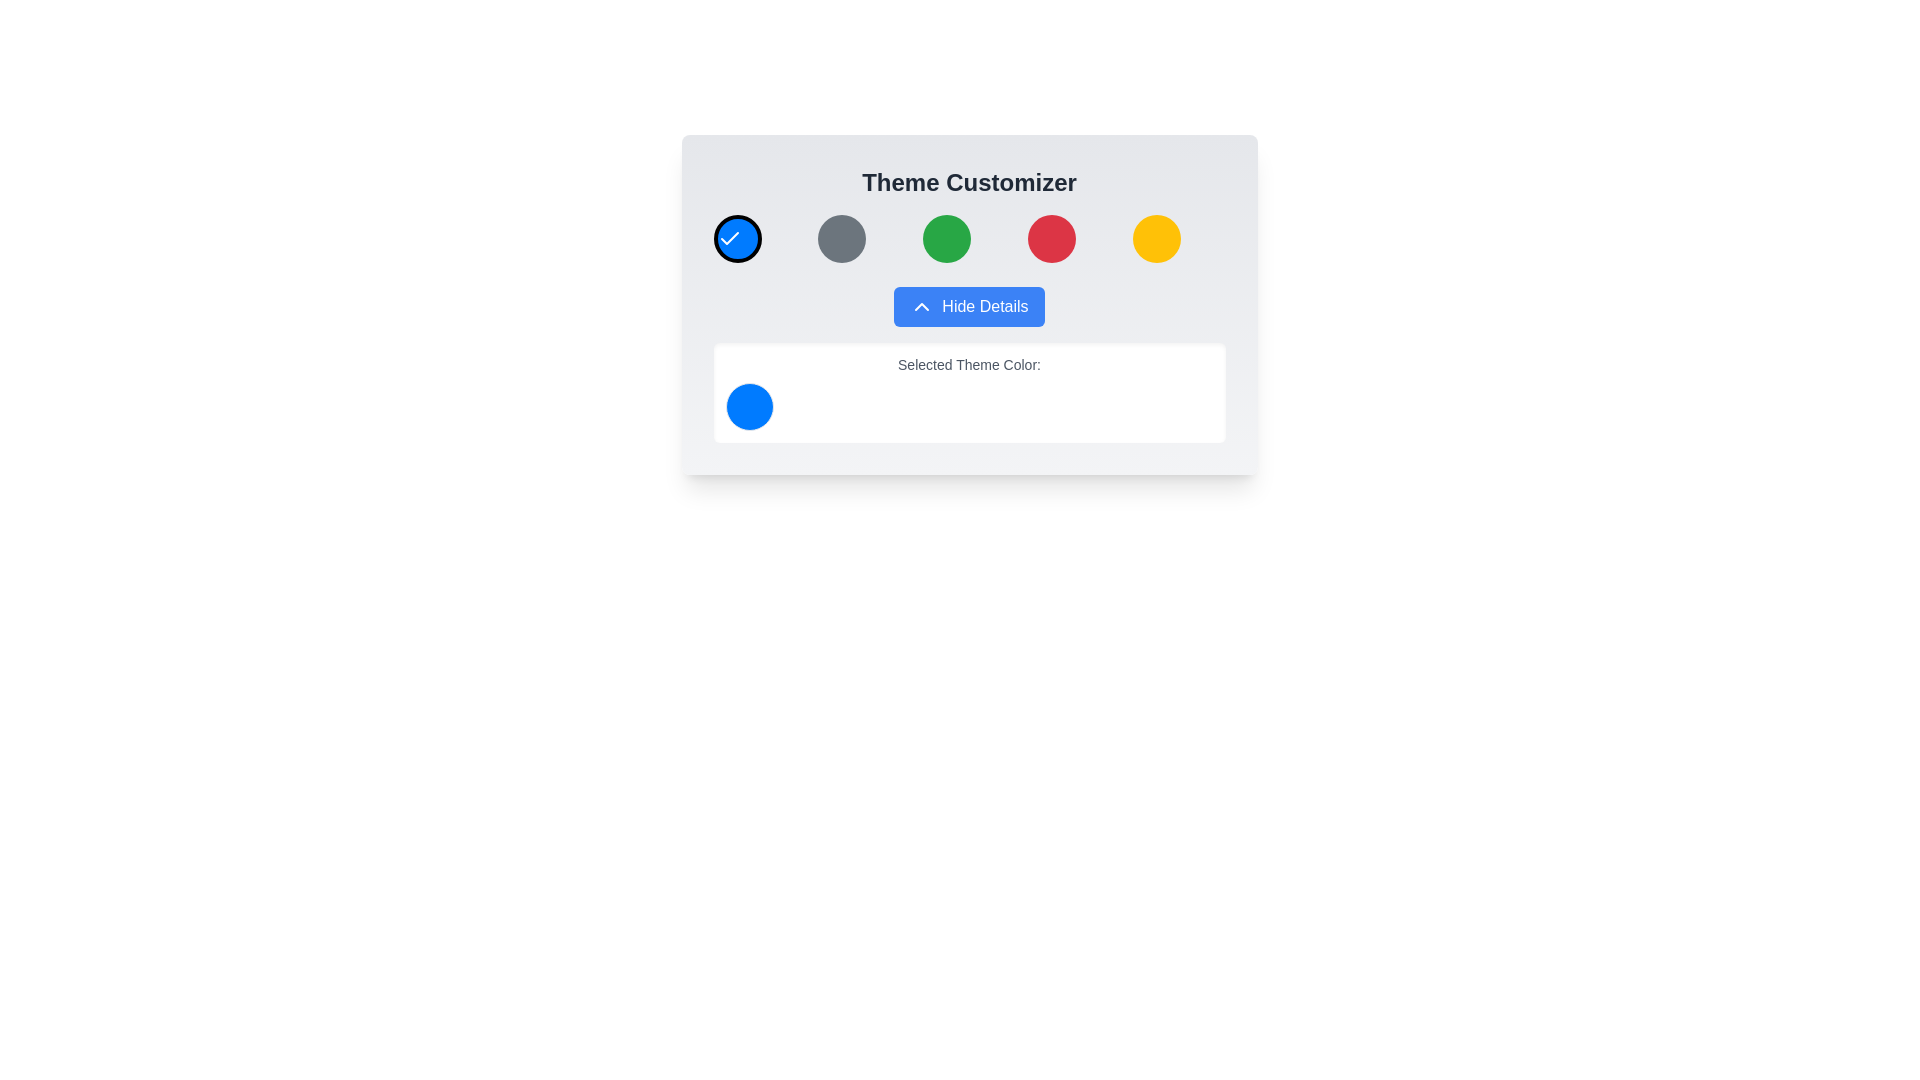 The image size is (1920, 1080). What do you see at coordinates (728, 238) in the screenshot?
I see `the selected blue checkmark icon located within the leftmost circular button at the top of the theme customization section` at bounding box center [728, 238].